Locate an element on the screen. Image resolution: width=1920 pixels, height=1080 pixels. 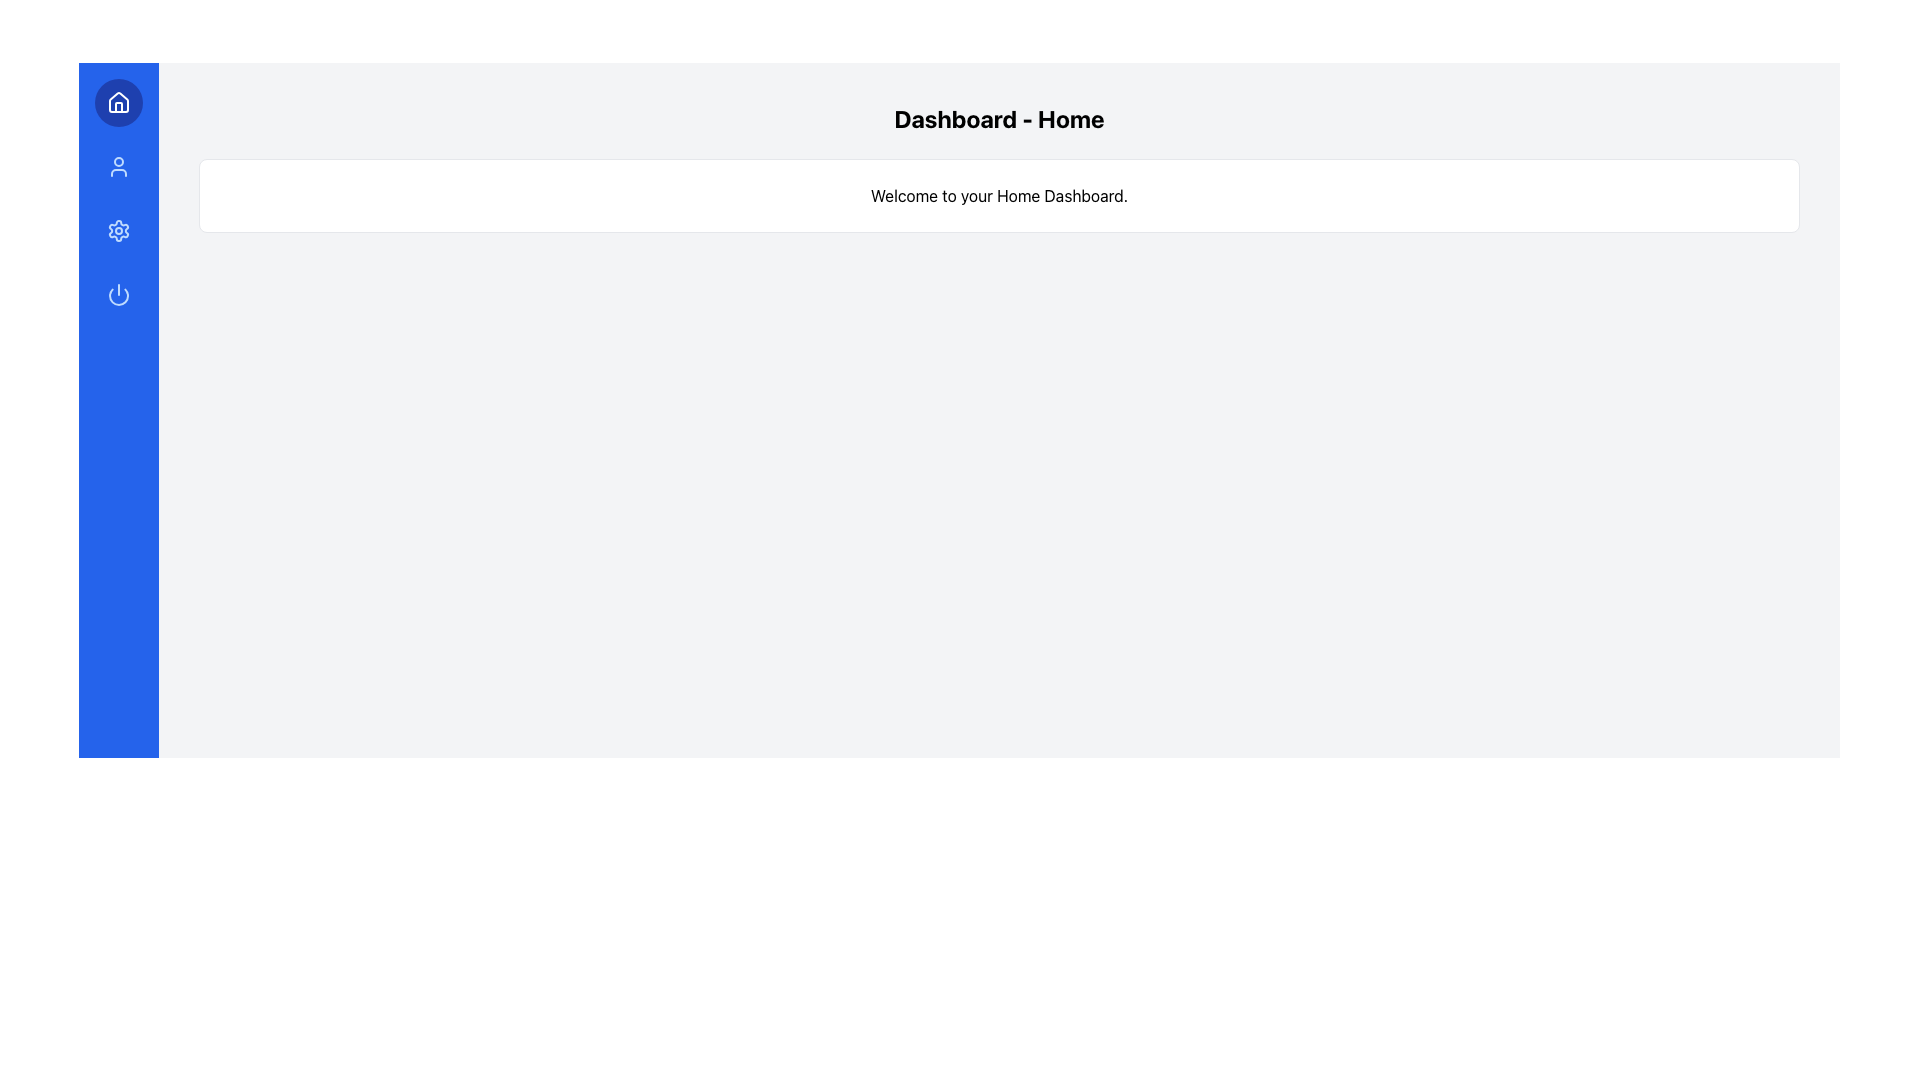
the circular blue button with a white user profile icon, which is the second item in the left sidebar menu is located at coordinates (118, 165).